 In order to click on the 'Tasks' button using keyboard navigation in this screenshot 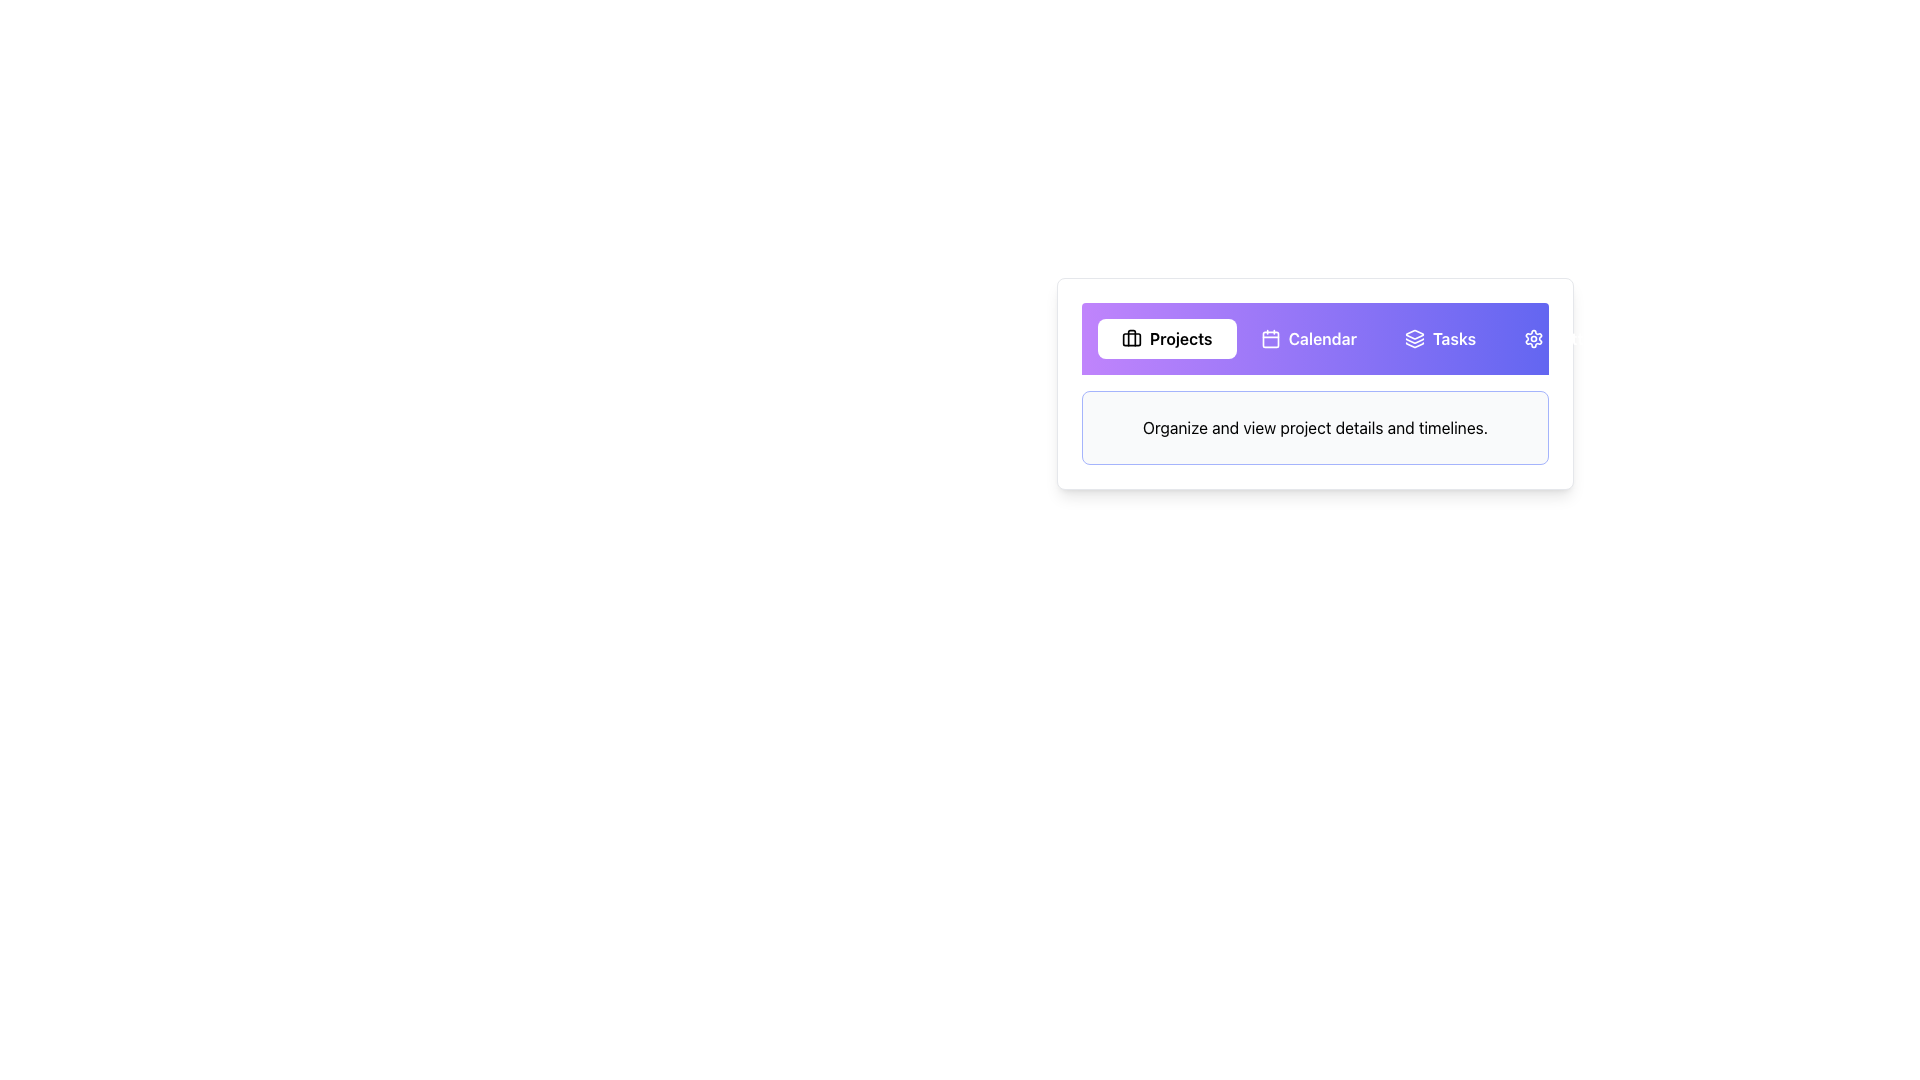, I will do `click(1440, 338)`.